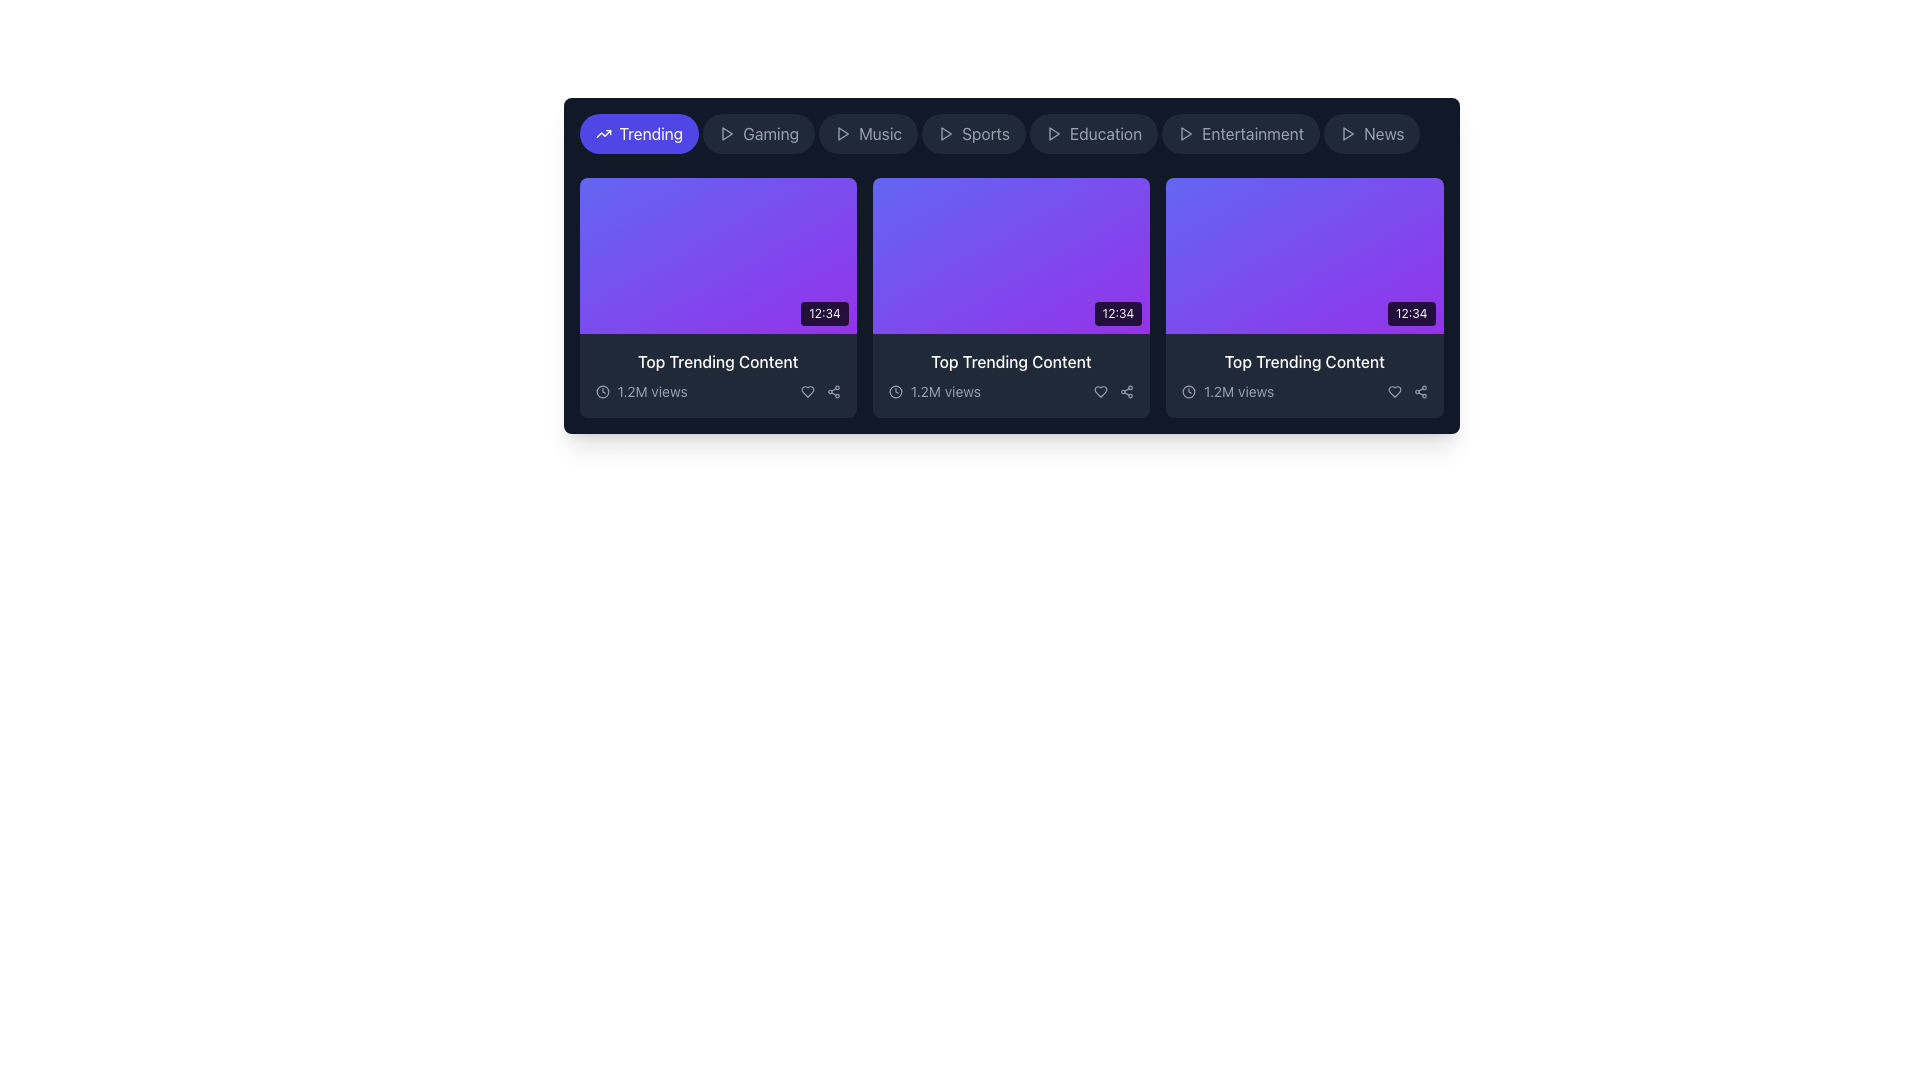  I want to click on the 'Education' text label, which is styled in light gray against a dark gray background within the navigation bar, so click(1105, 134).